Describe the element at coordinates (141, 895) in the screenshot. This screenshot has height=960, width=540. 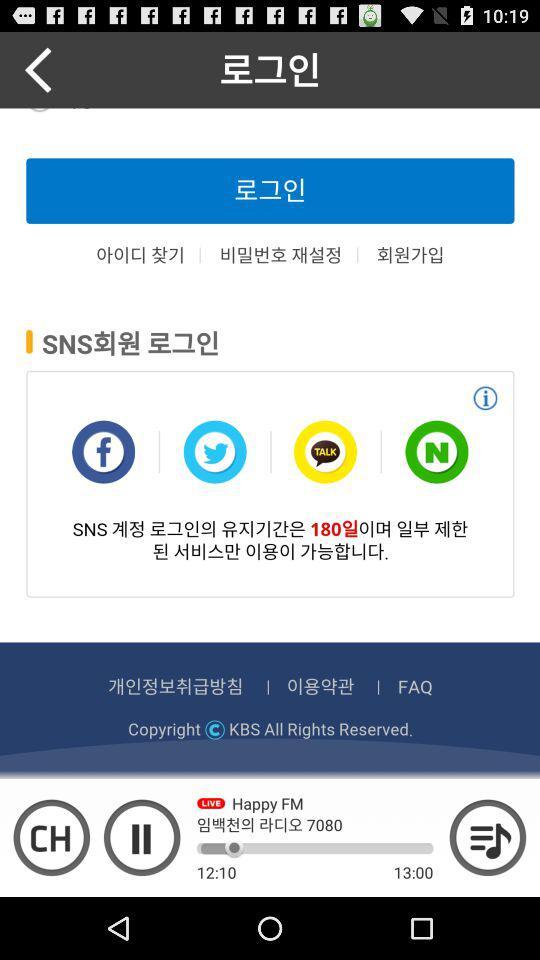
I see `the pause icon` at that location.